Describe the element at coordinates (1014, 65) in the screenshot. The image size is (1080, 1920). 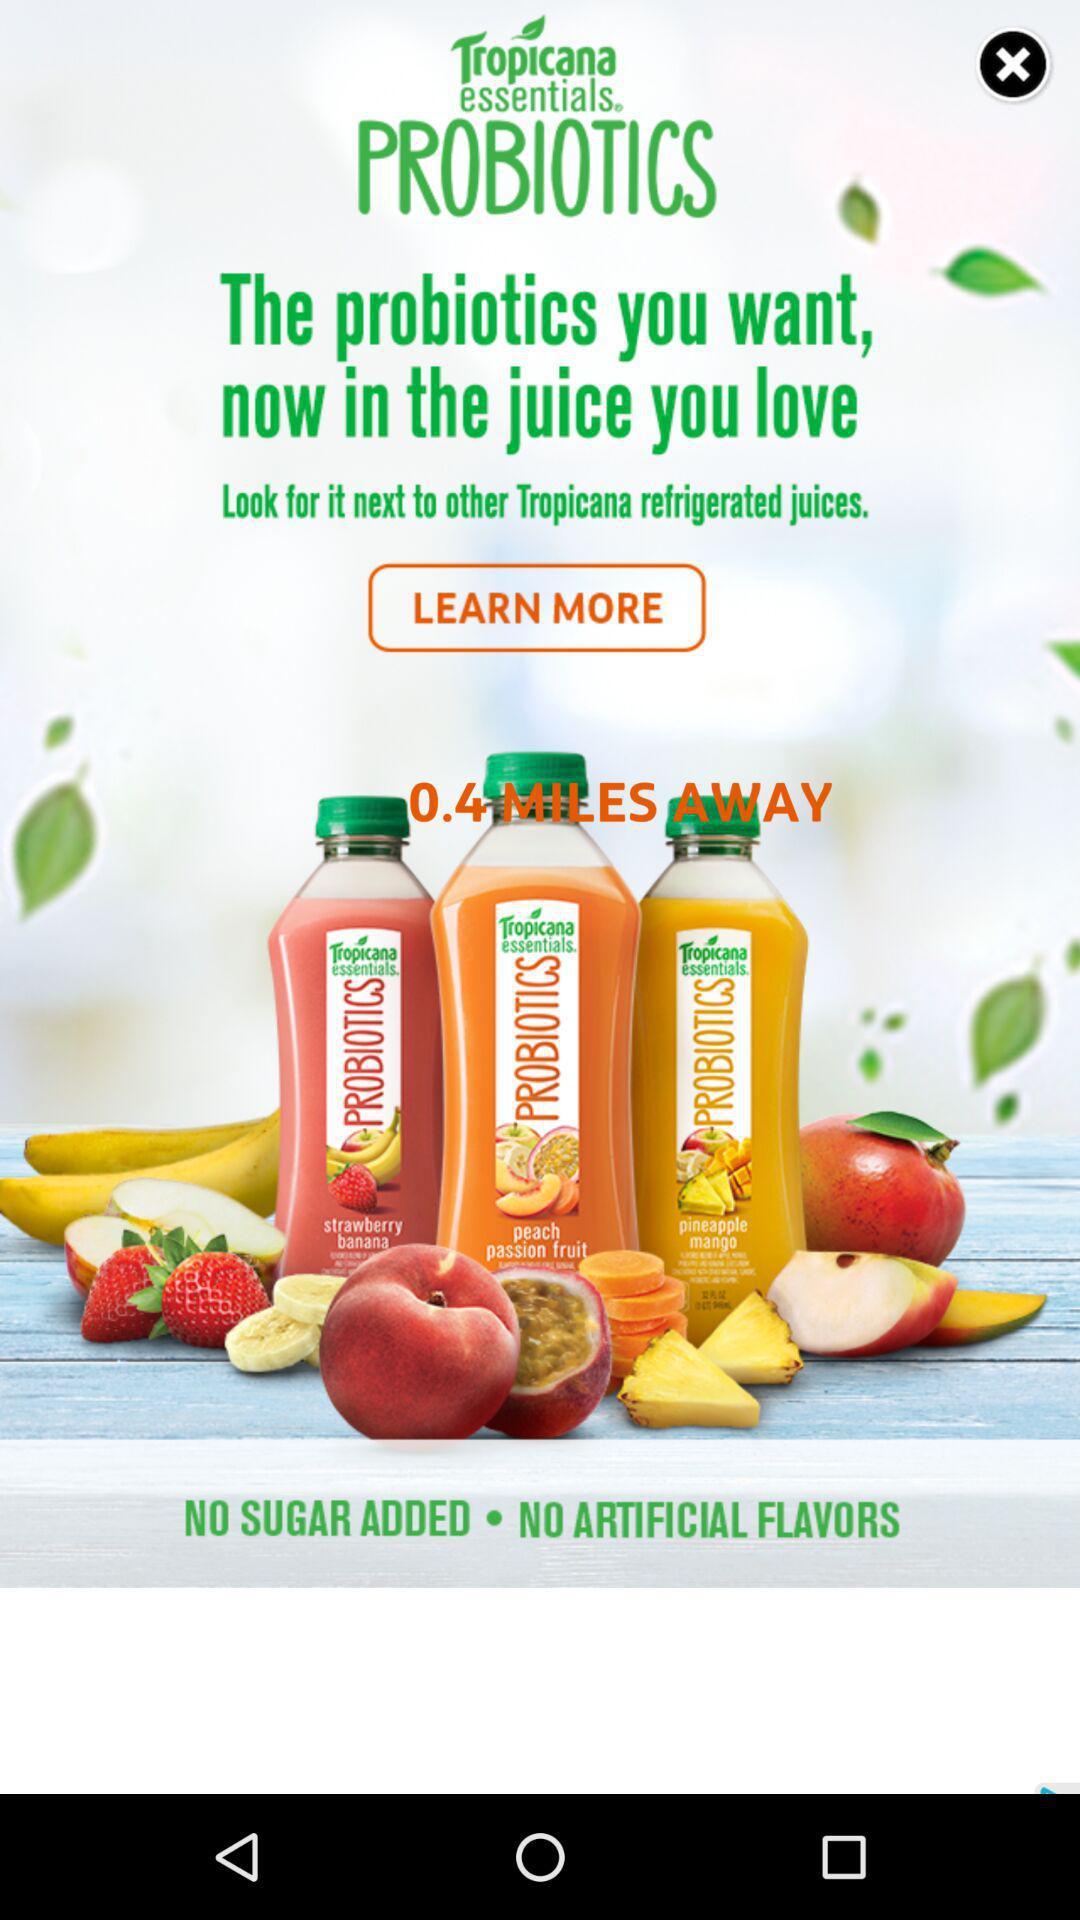
I see `close` at that location.